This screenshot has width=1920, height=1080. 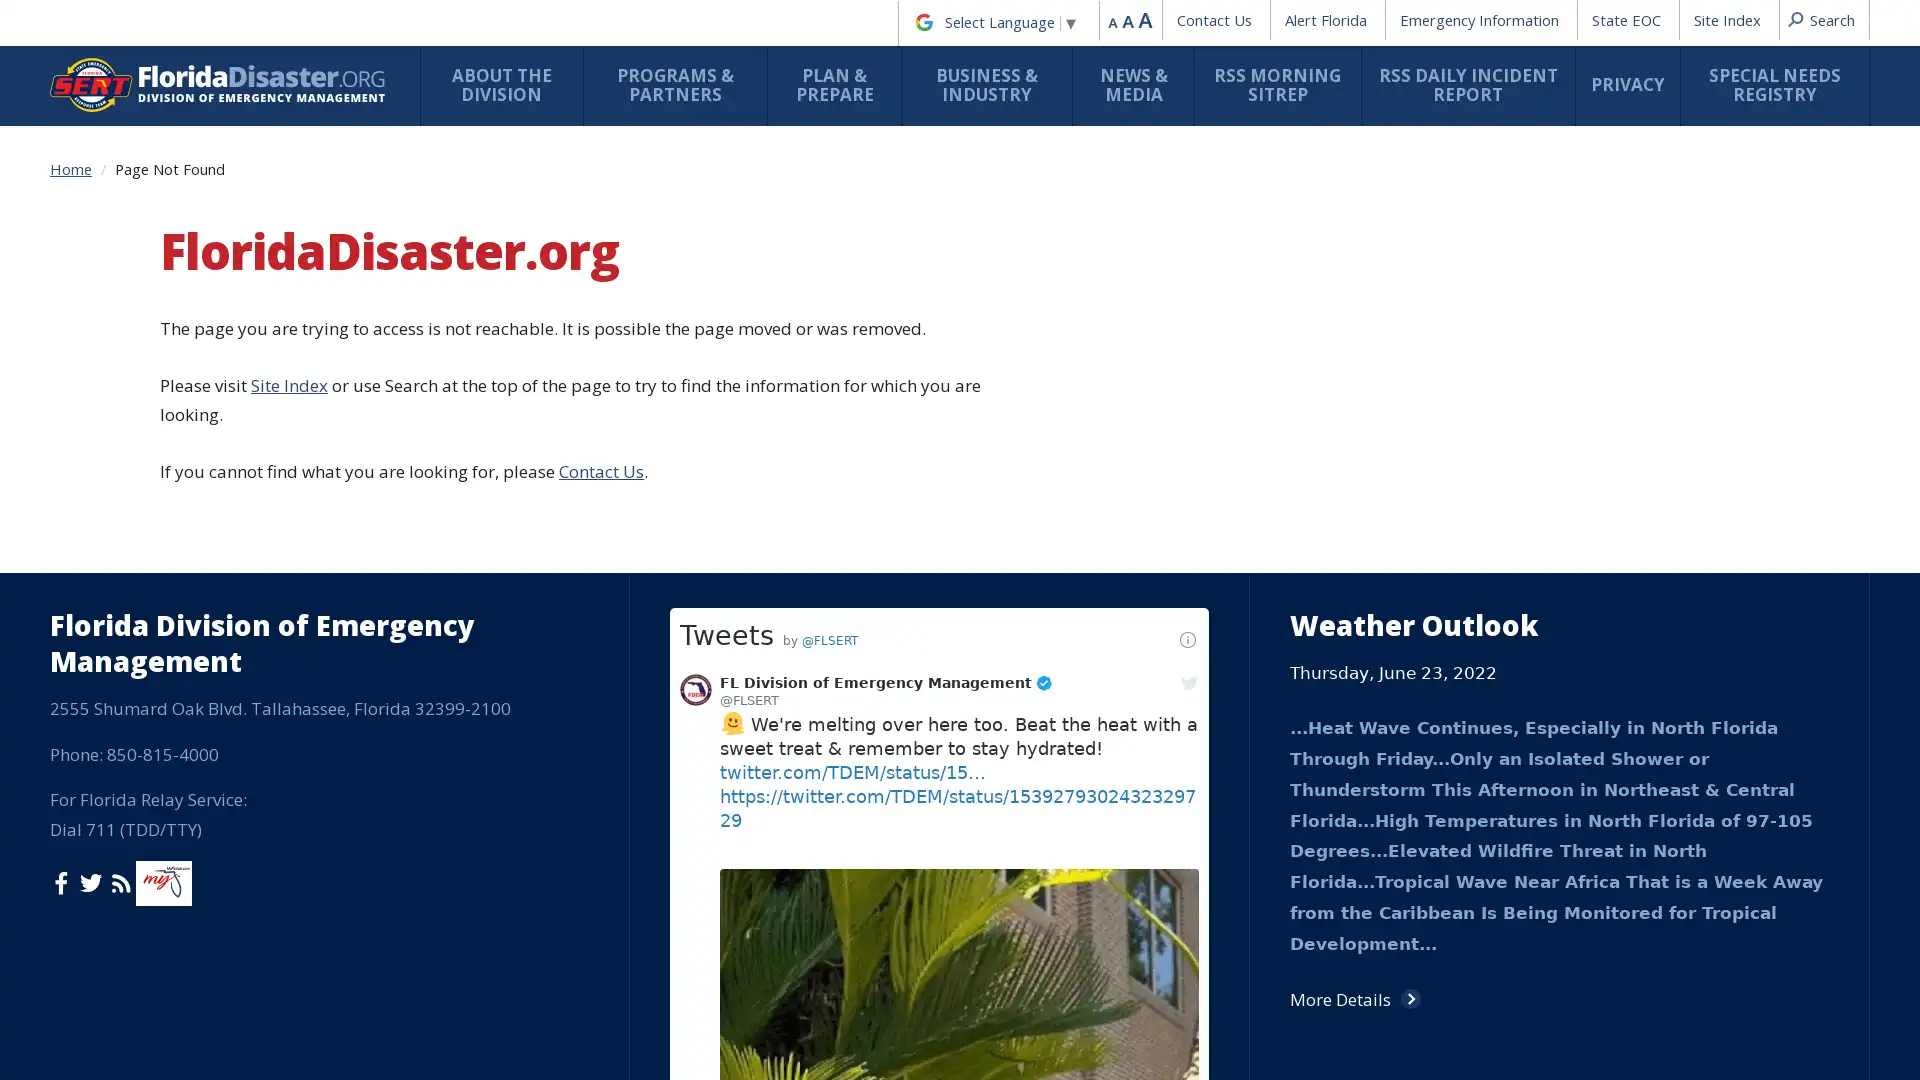 What do you see at coordinates (801, 311) in the screenshot?
I see `Toggle More` at bounding box center [801, 311].